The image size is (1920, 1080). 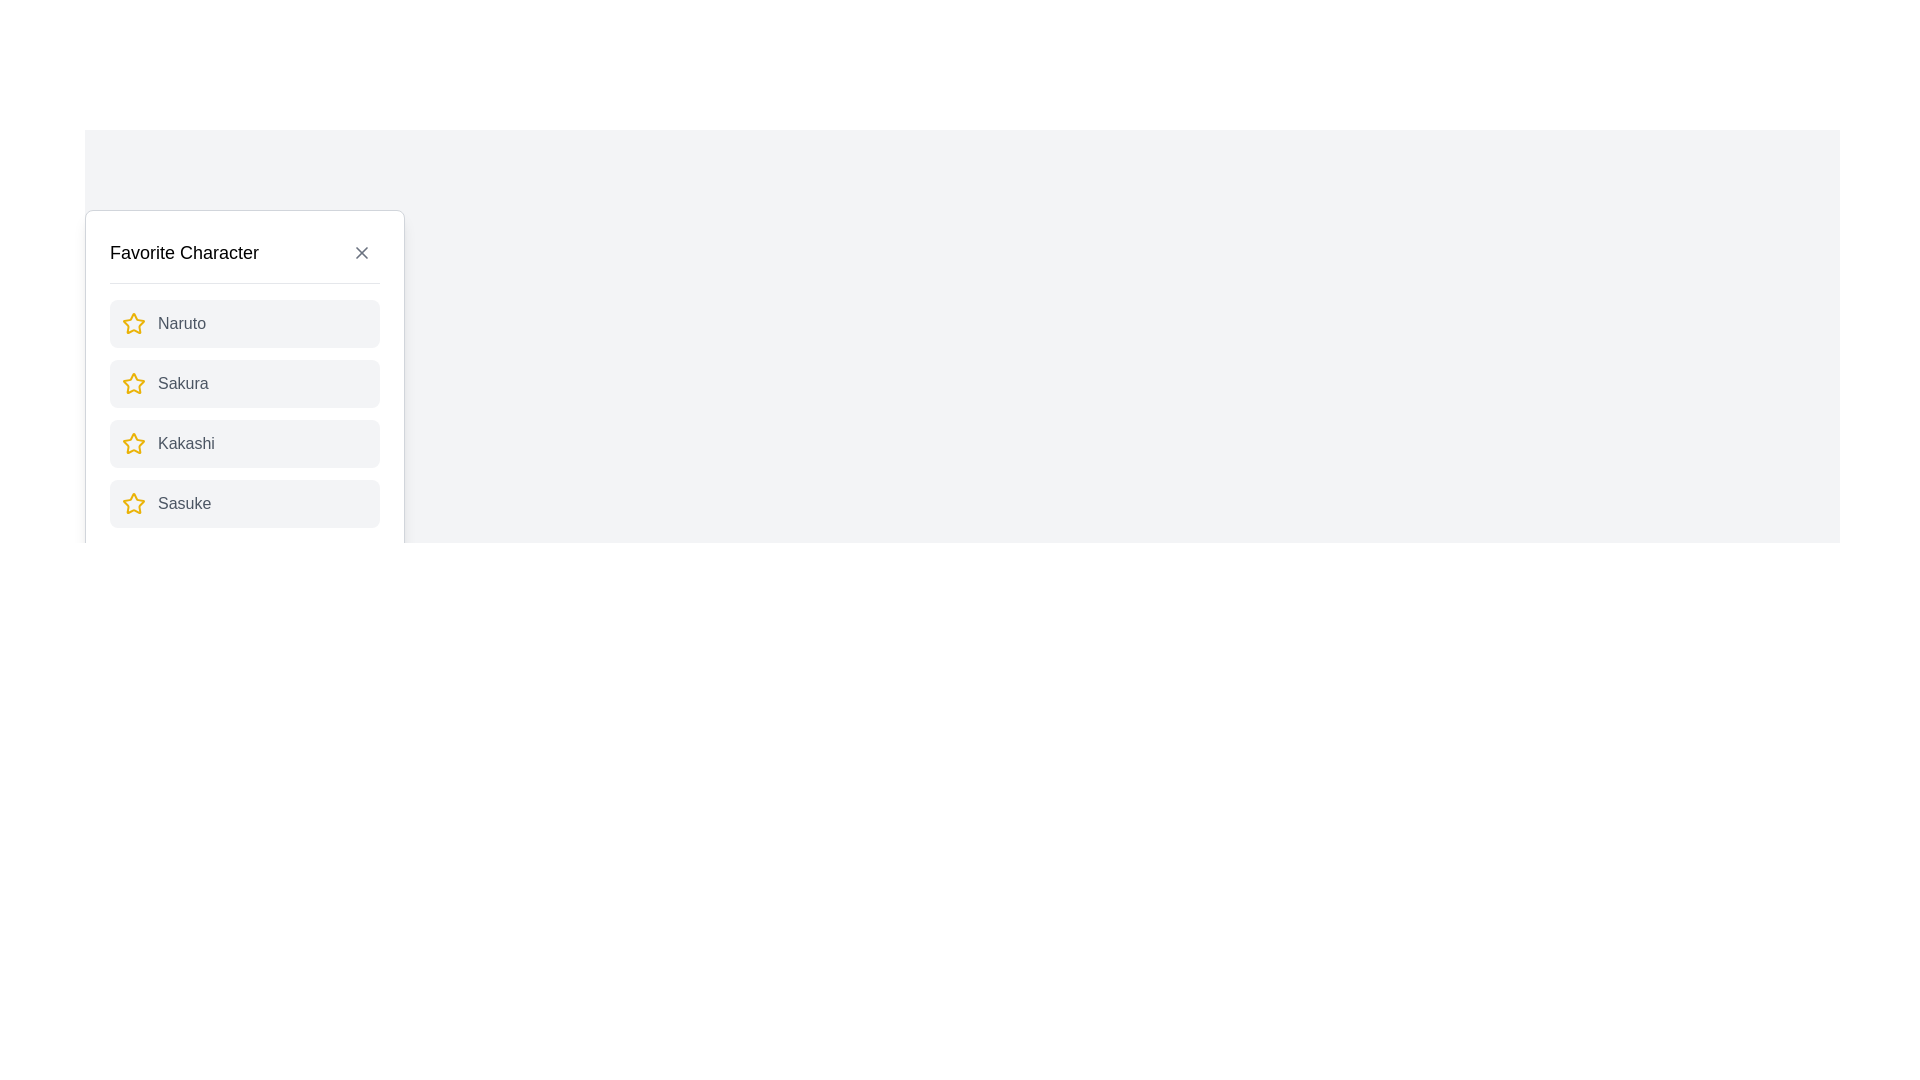 What do you see at coordinates (133, 442) in the screenshot?
I see `the star-shaped icon with a yellow outline next to the 'Kakashi' label in the third list item of the 'Favorite Character' card` at bounding box center [133, 442].